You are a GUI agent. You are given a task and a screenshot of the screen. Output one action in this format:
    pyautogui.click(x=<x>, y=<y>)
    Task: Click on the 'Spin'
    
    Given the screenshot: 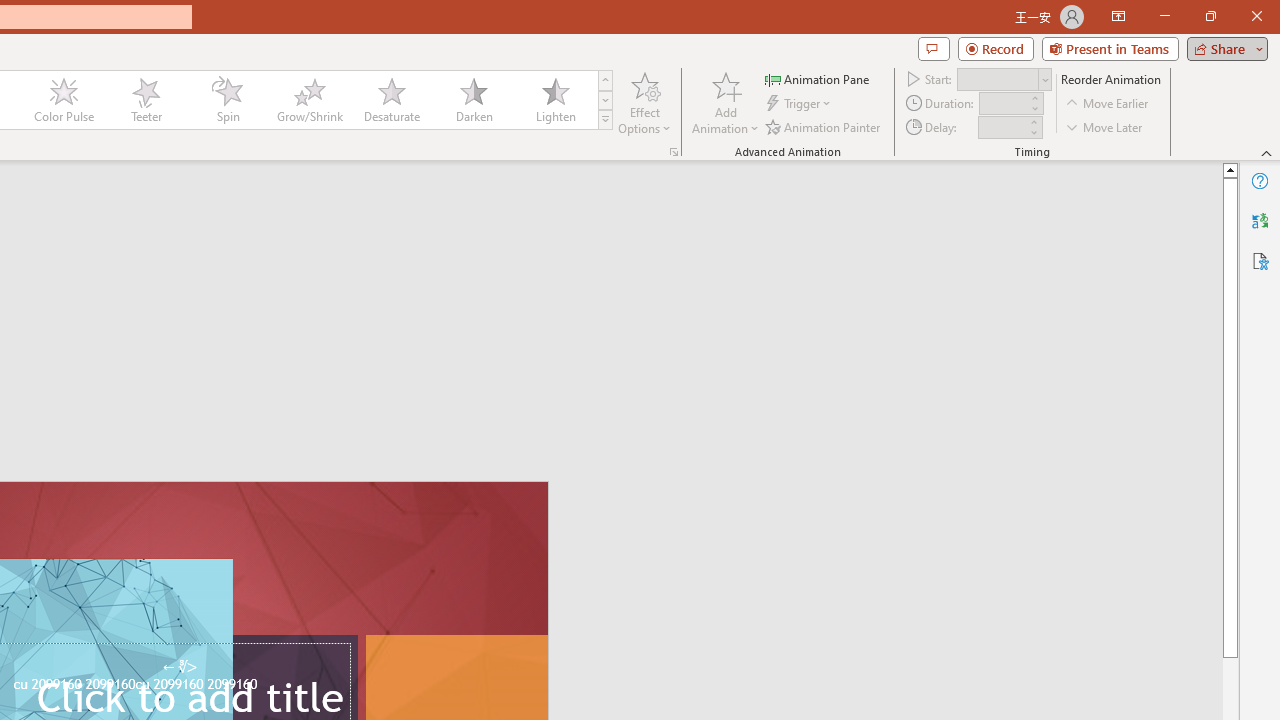 What is the action you would take?
    pyautogui.click(x=227, y=100)
    